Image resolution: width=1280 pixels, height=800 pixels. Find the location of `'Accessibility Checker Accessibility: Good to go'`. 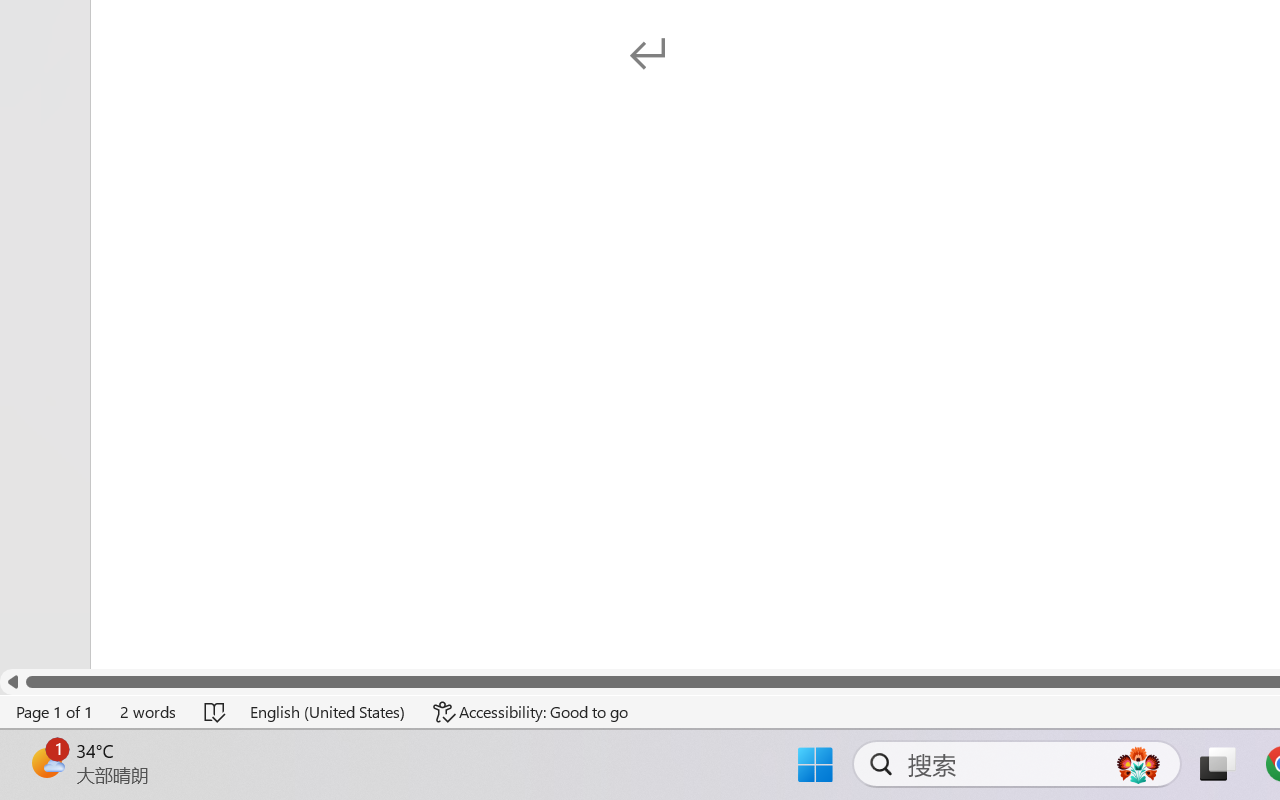

'Accessibility Checker Accessibility: Good to go' is located at coordinates (531, 711).